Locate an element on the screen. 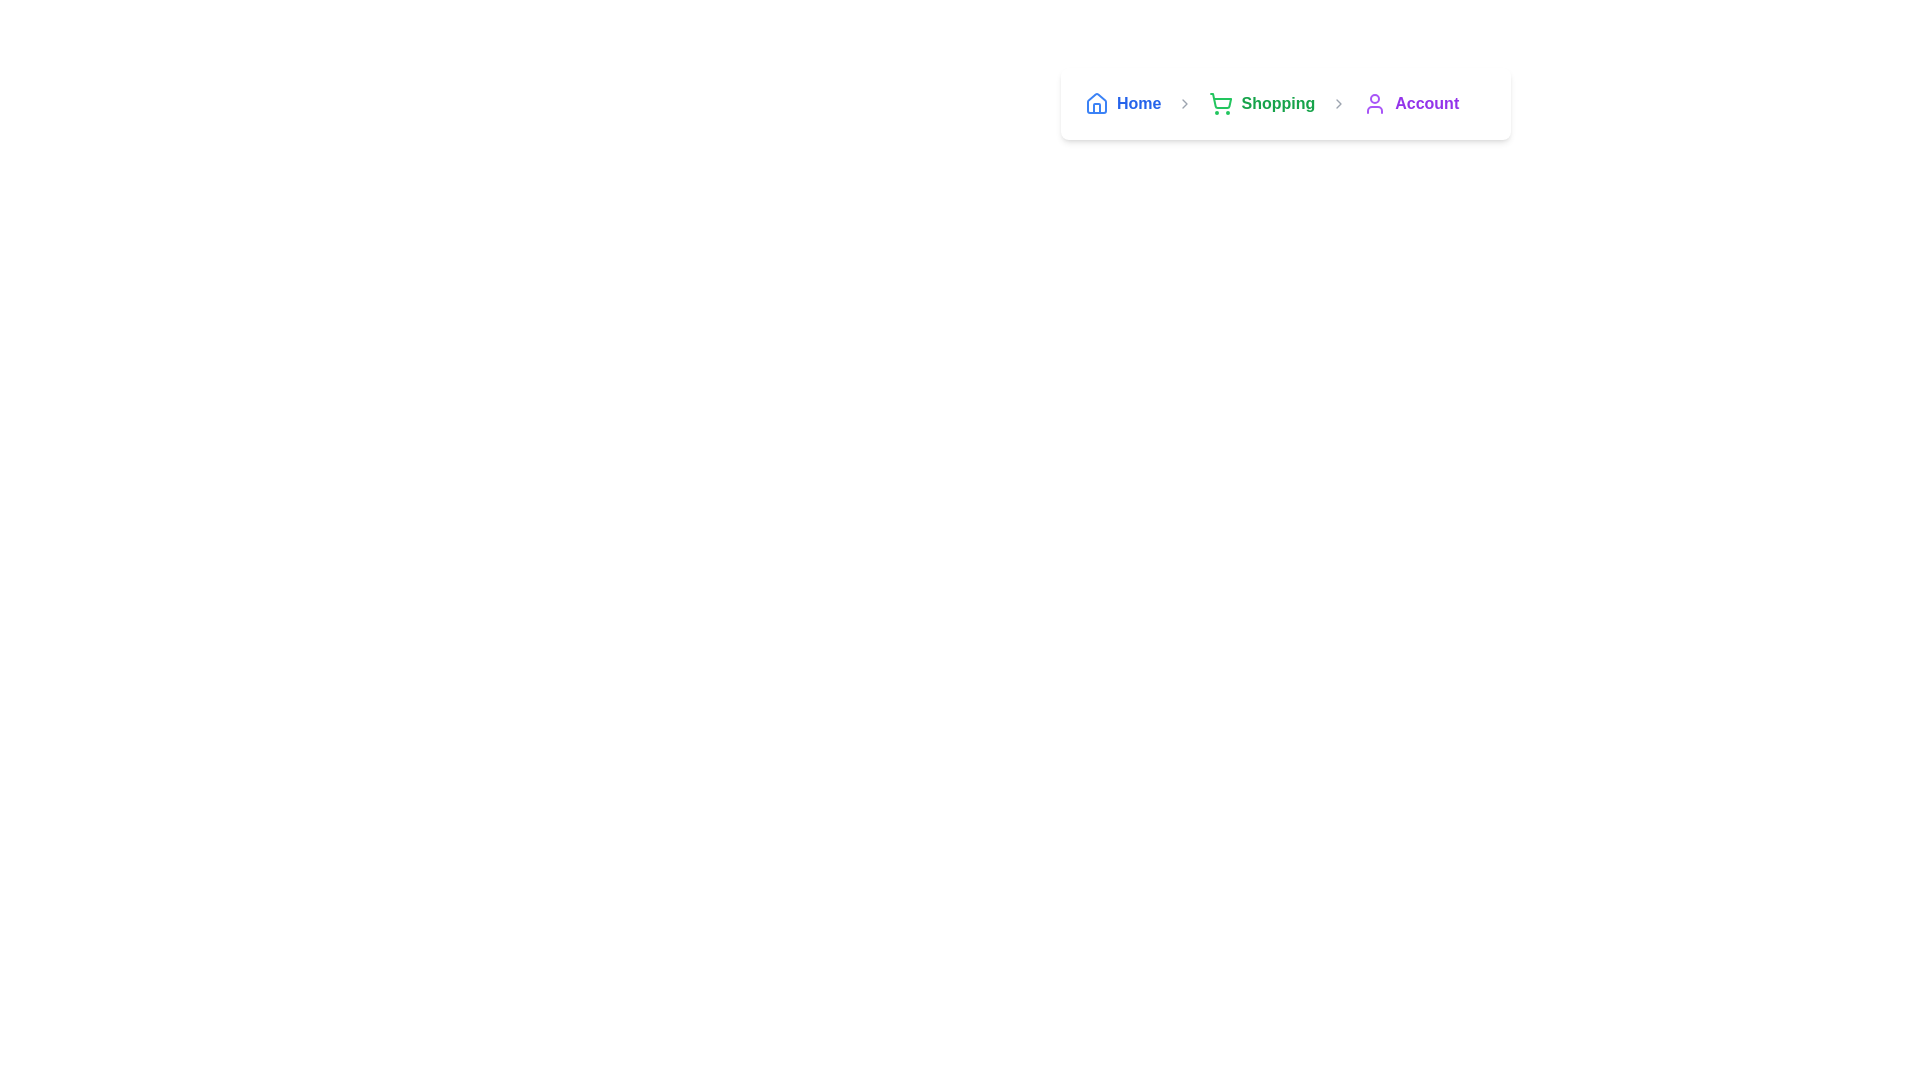 The image size is (1920, 1080). the breadcrumb navigation link that redirects to the Shopping section, positioned as the second item in the breadcrumb sequence between 'Home' and 'Account' is located at coordinates (1286, 104).